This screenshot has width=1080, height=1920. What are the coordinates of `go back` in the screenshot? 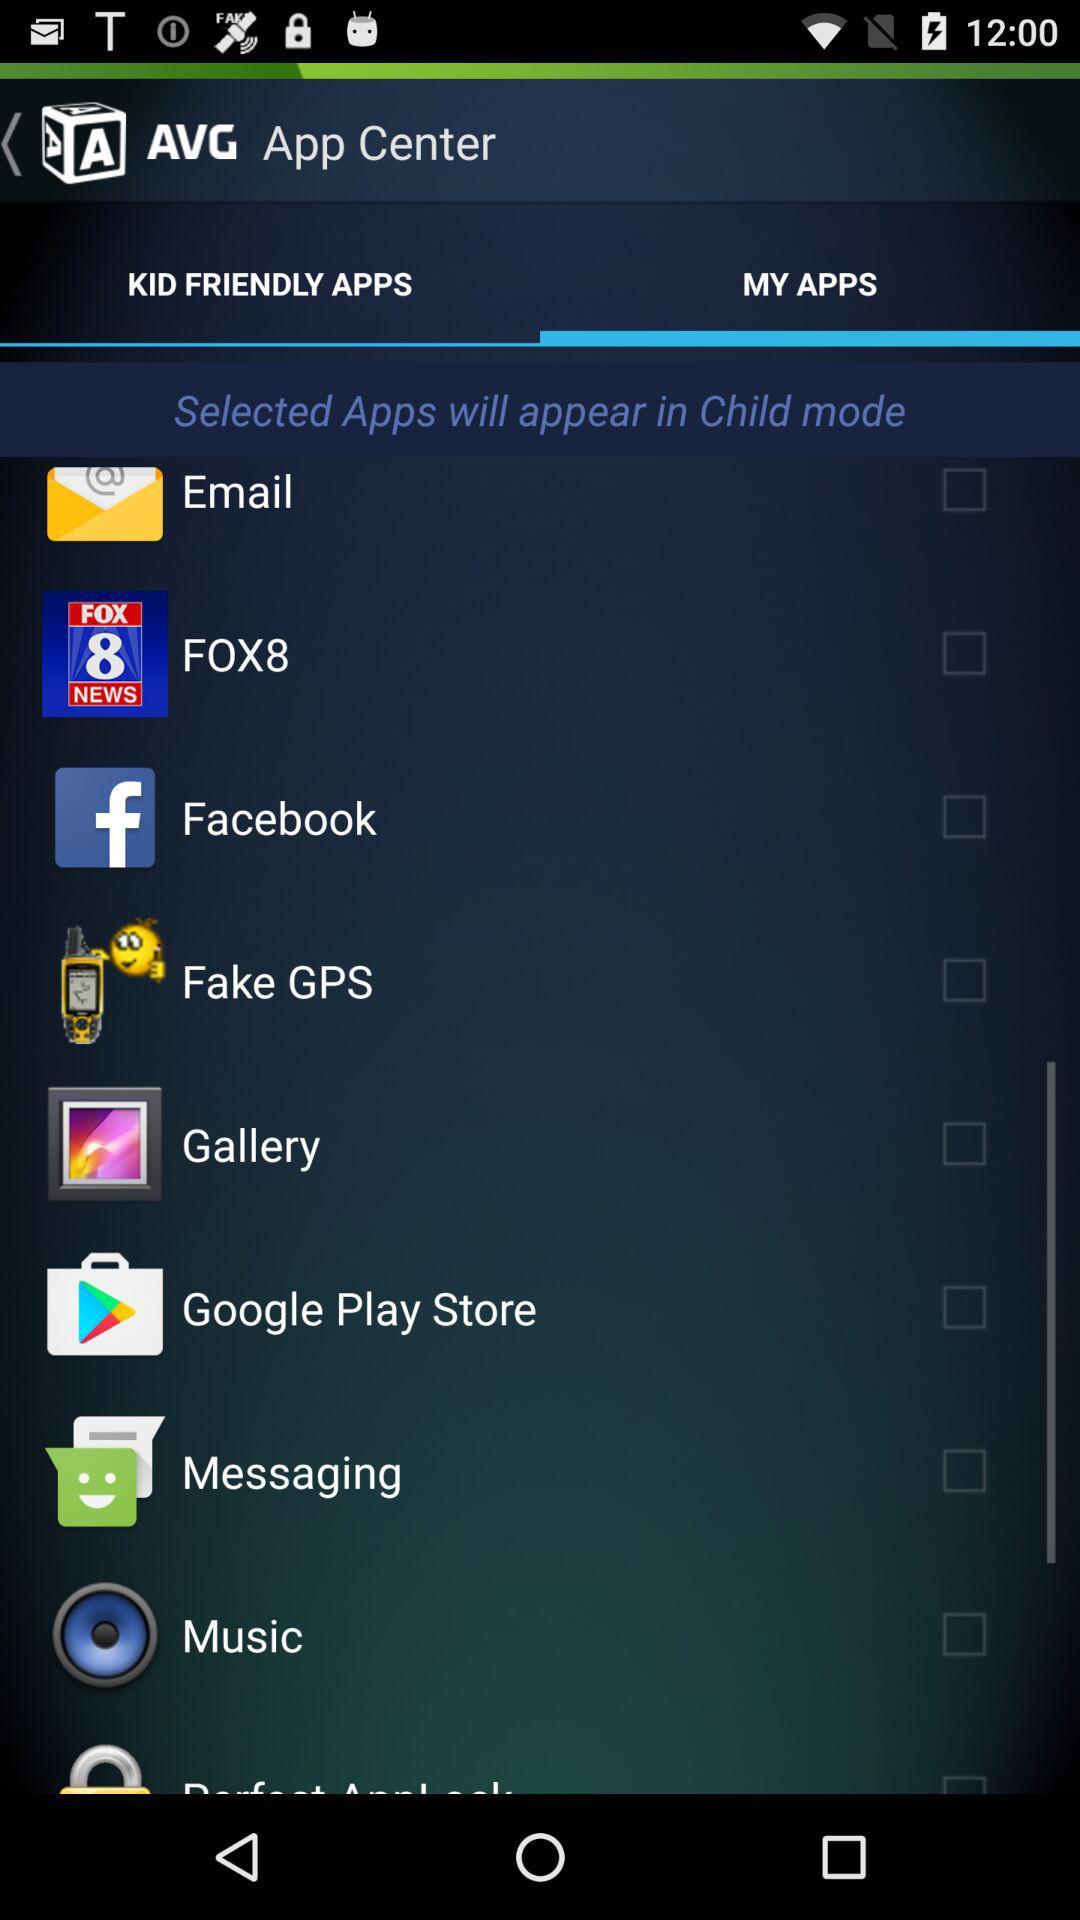 It's located at (61, 140).